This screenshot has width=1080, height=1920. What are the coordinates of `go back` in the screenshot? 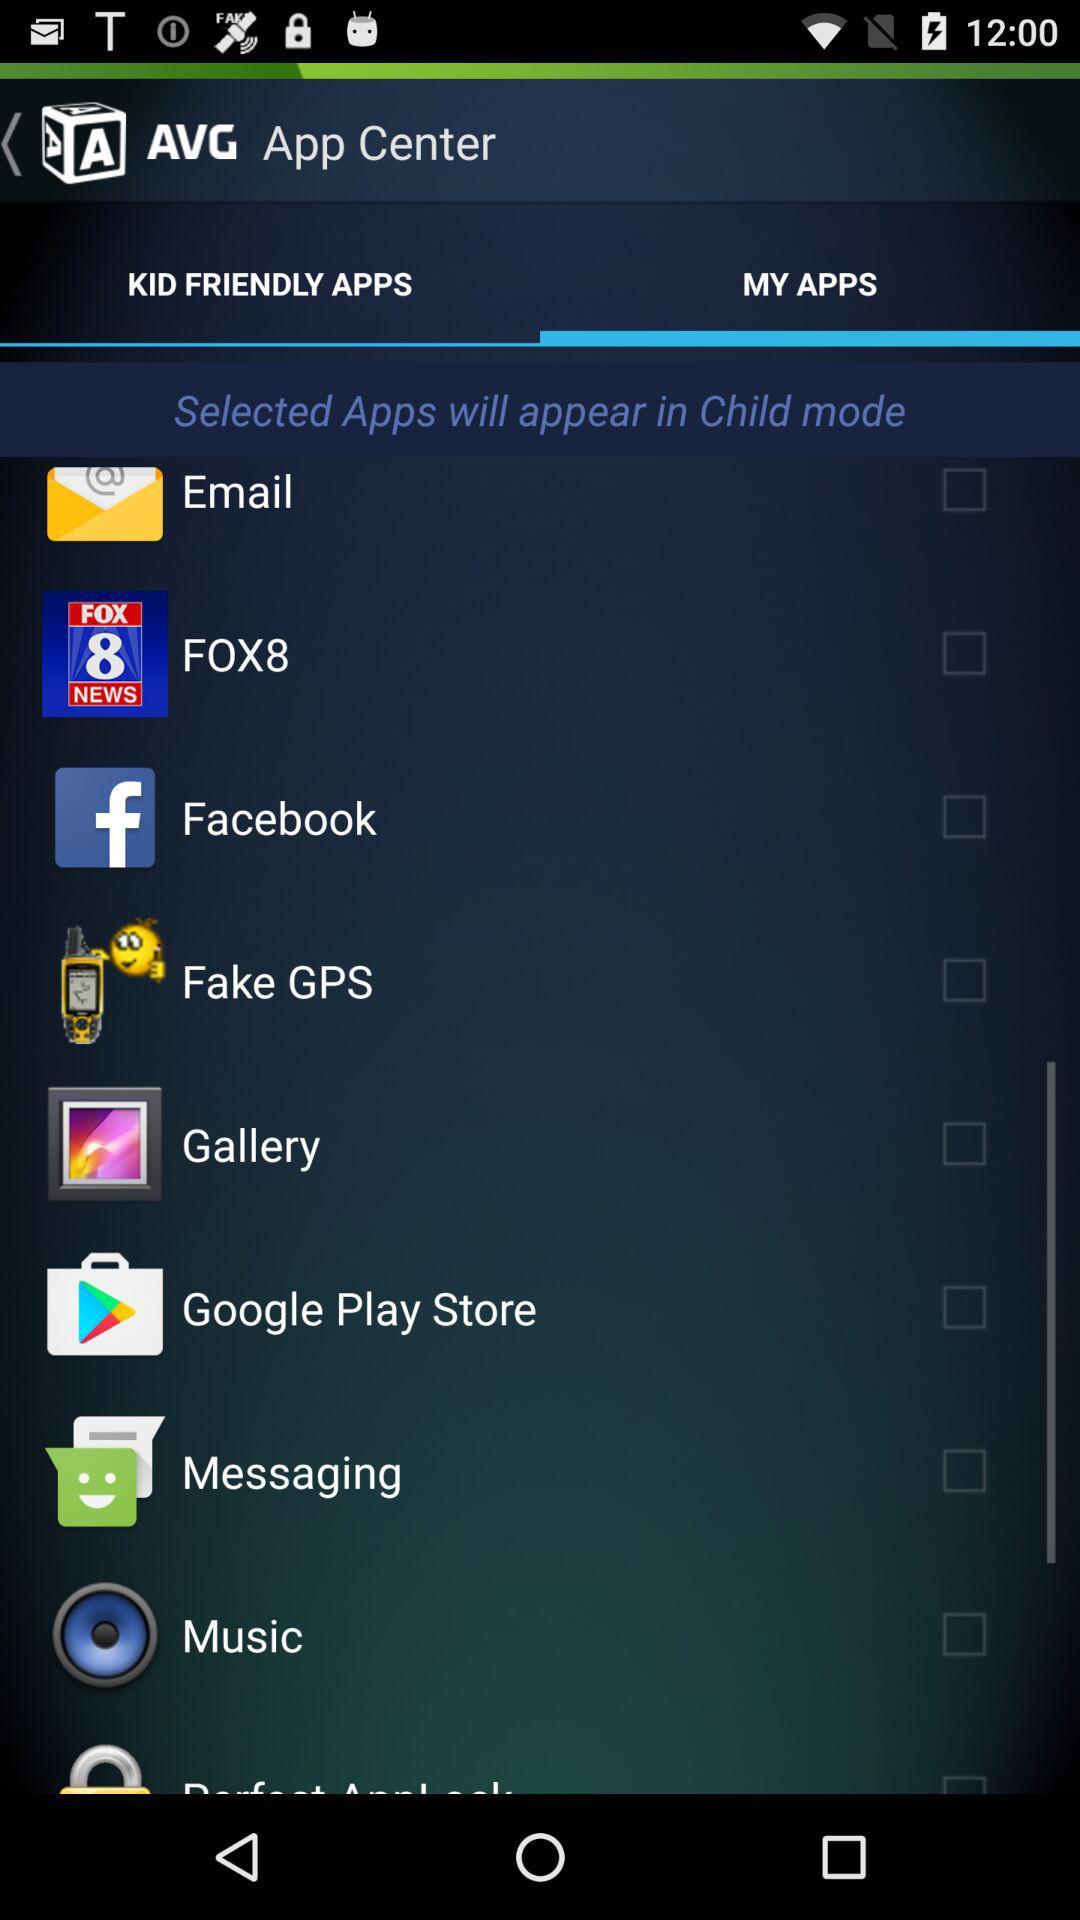 It's located at (61, 140).